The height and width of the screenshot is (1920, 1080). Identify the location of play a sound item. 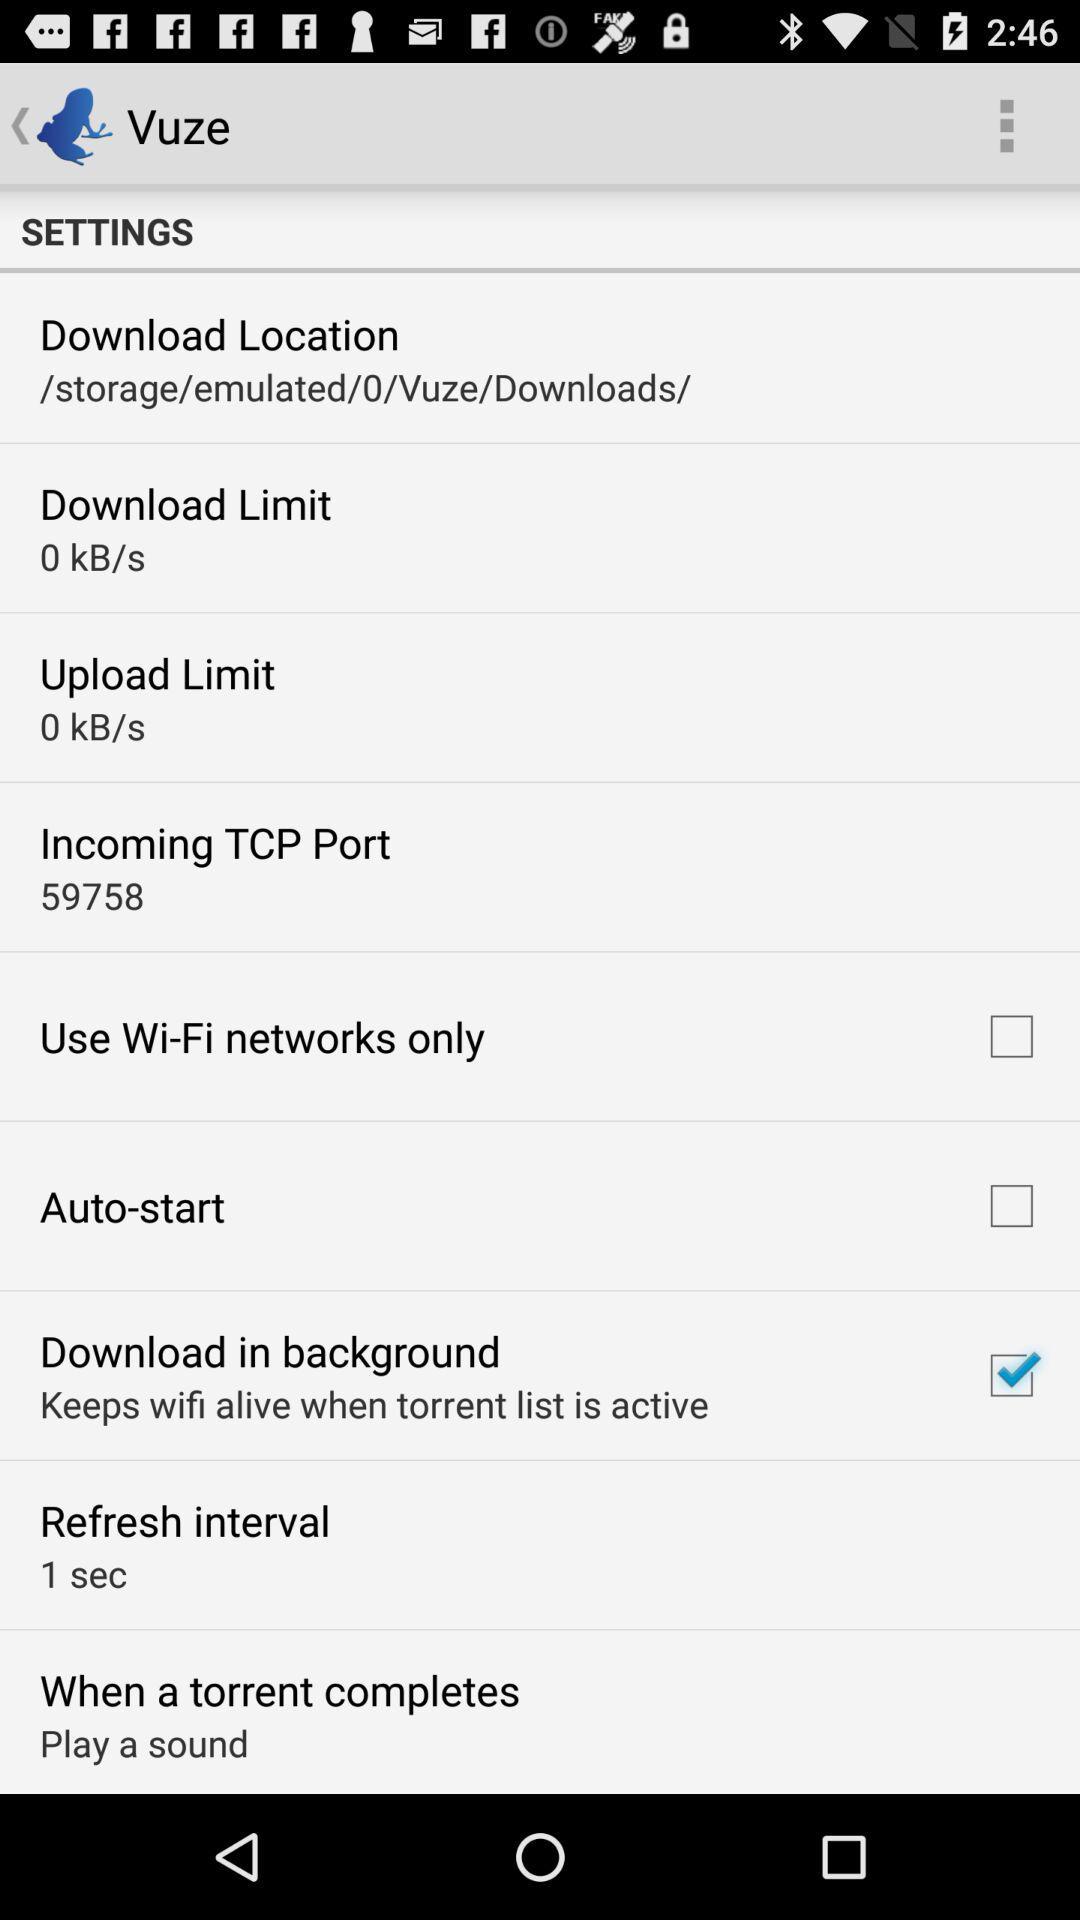
(143, 1741).